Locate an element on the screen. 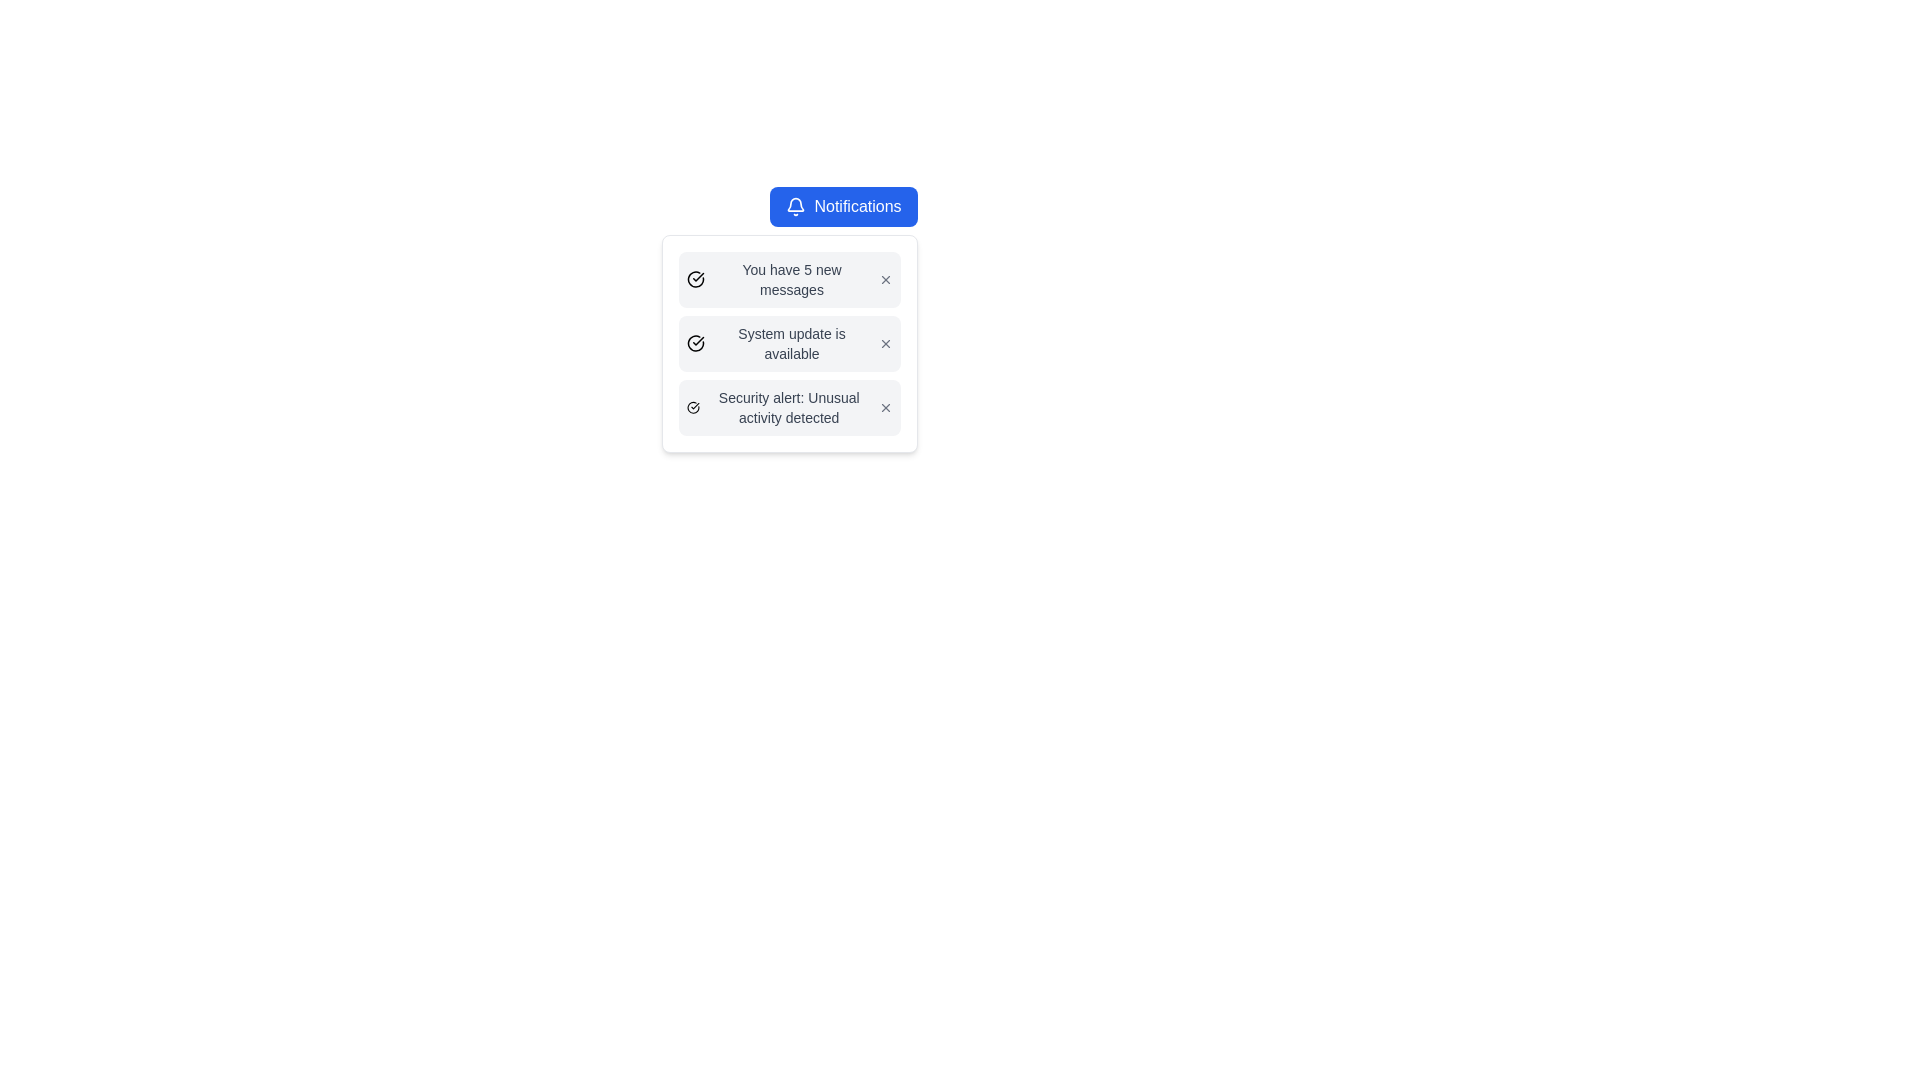 The height and width of the screenshot is (1080, 1920). text from the security alert notification message located within the third notification in the notification card, positioned below the 'System update is available' notification is located at coordinates (788, 407).